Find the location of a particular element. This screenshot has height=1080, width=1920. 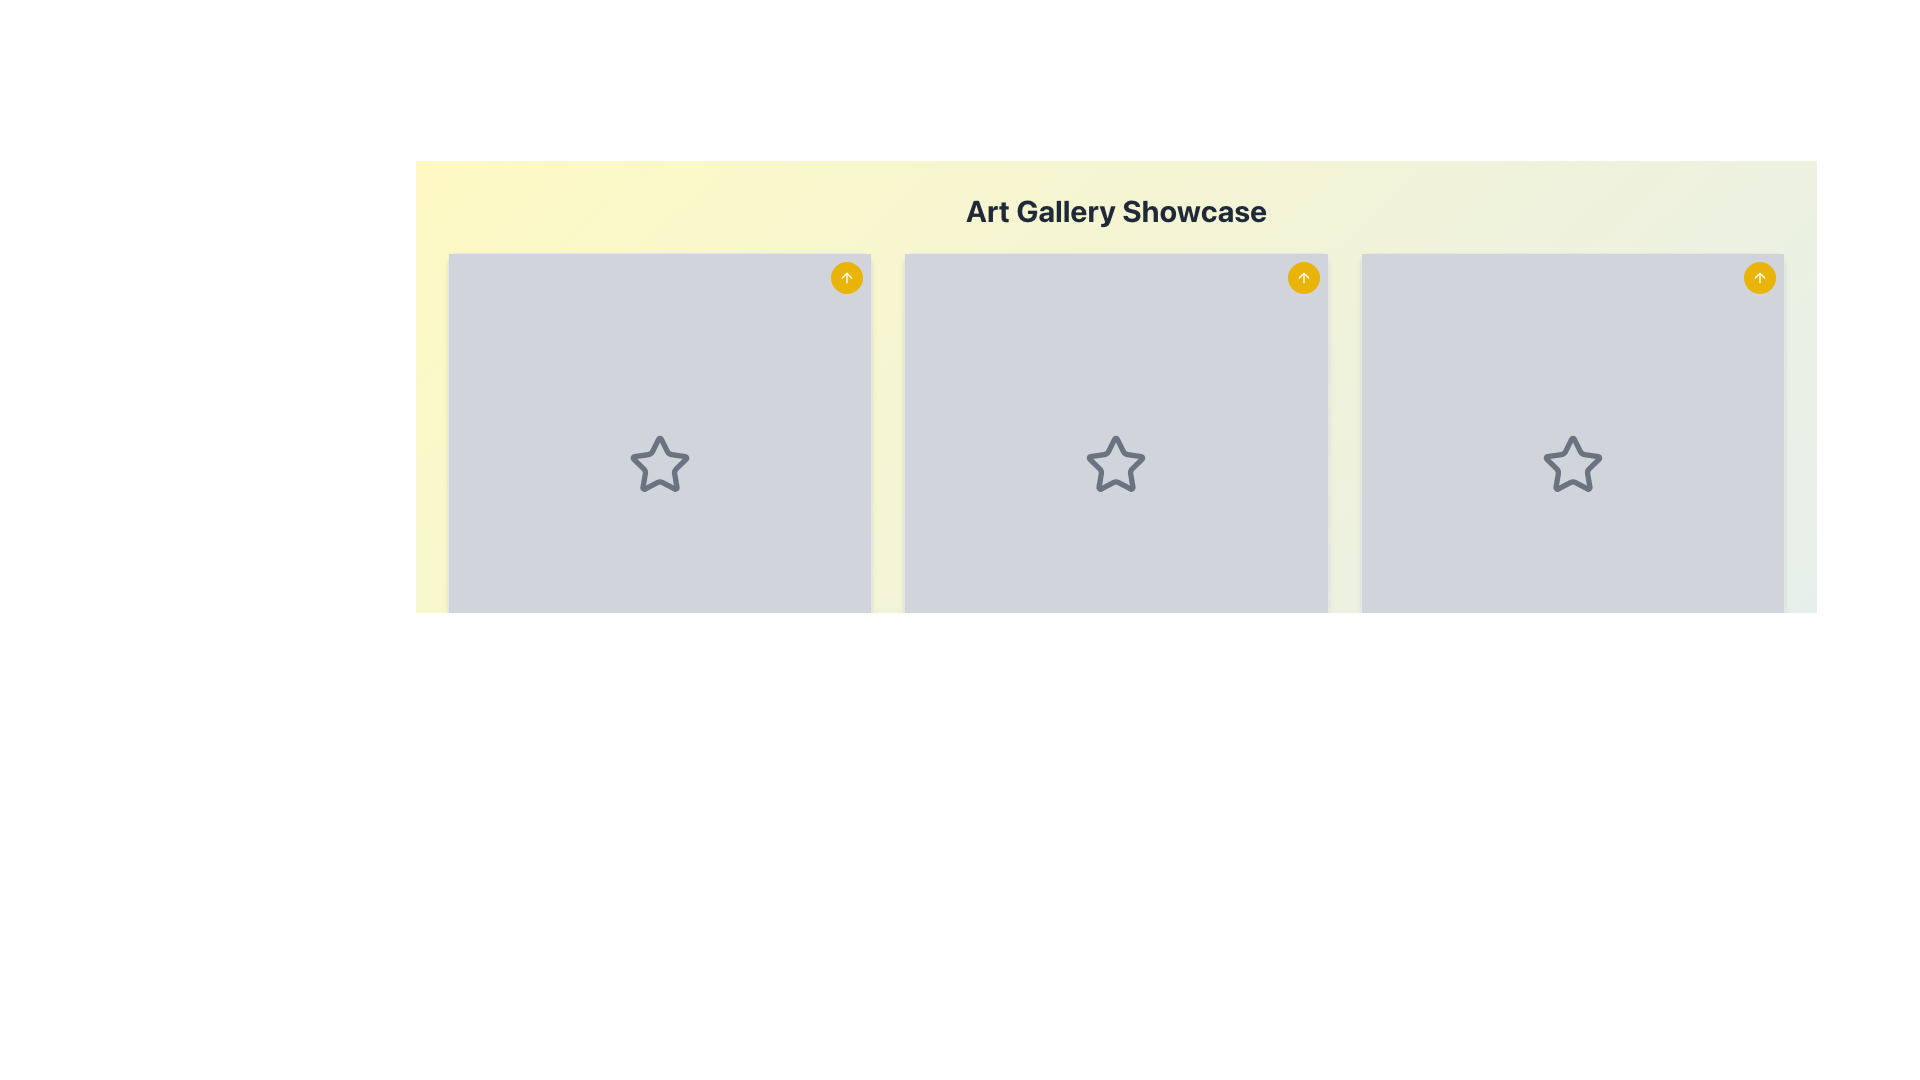

the outlined star icon located in the center of the light gray square area within the first card of the horizontally aligned grid layout is located at coordinates (660, 465).